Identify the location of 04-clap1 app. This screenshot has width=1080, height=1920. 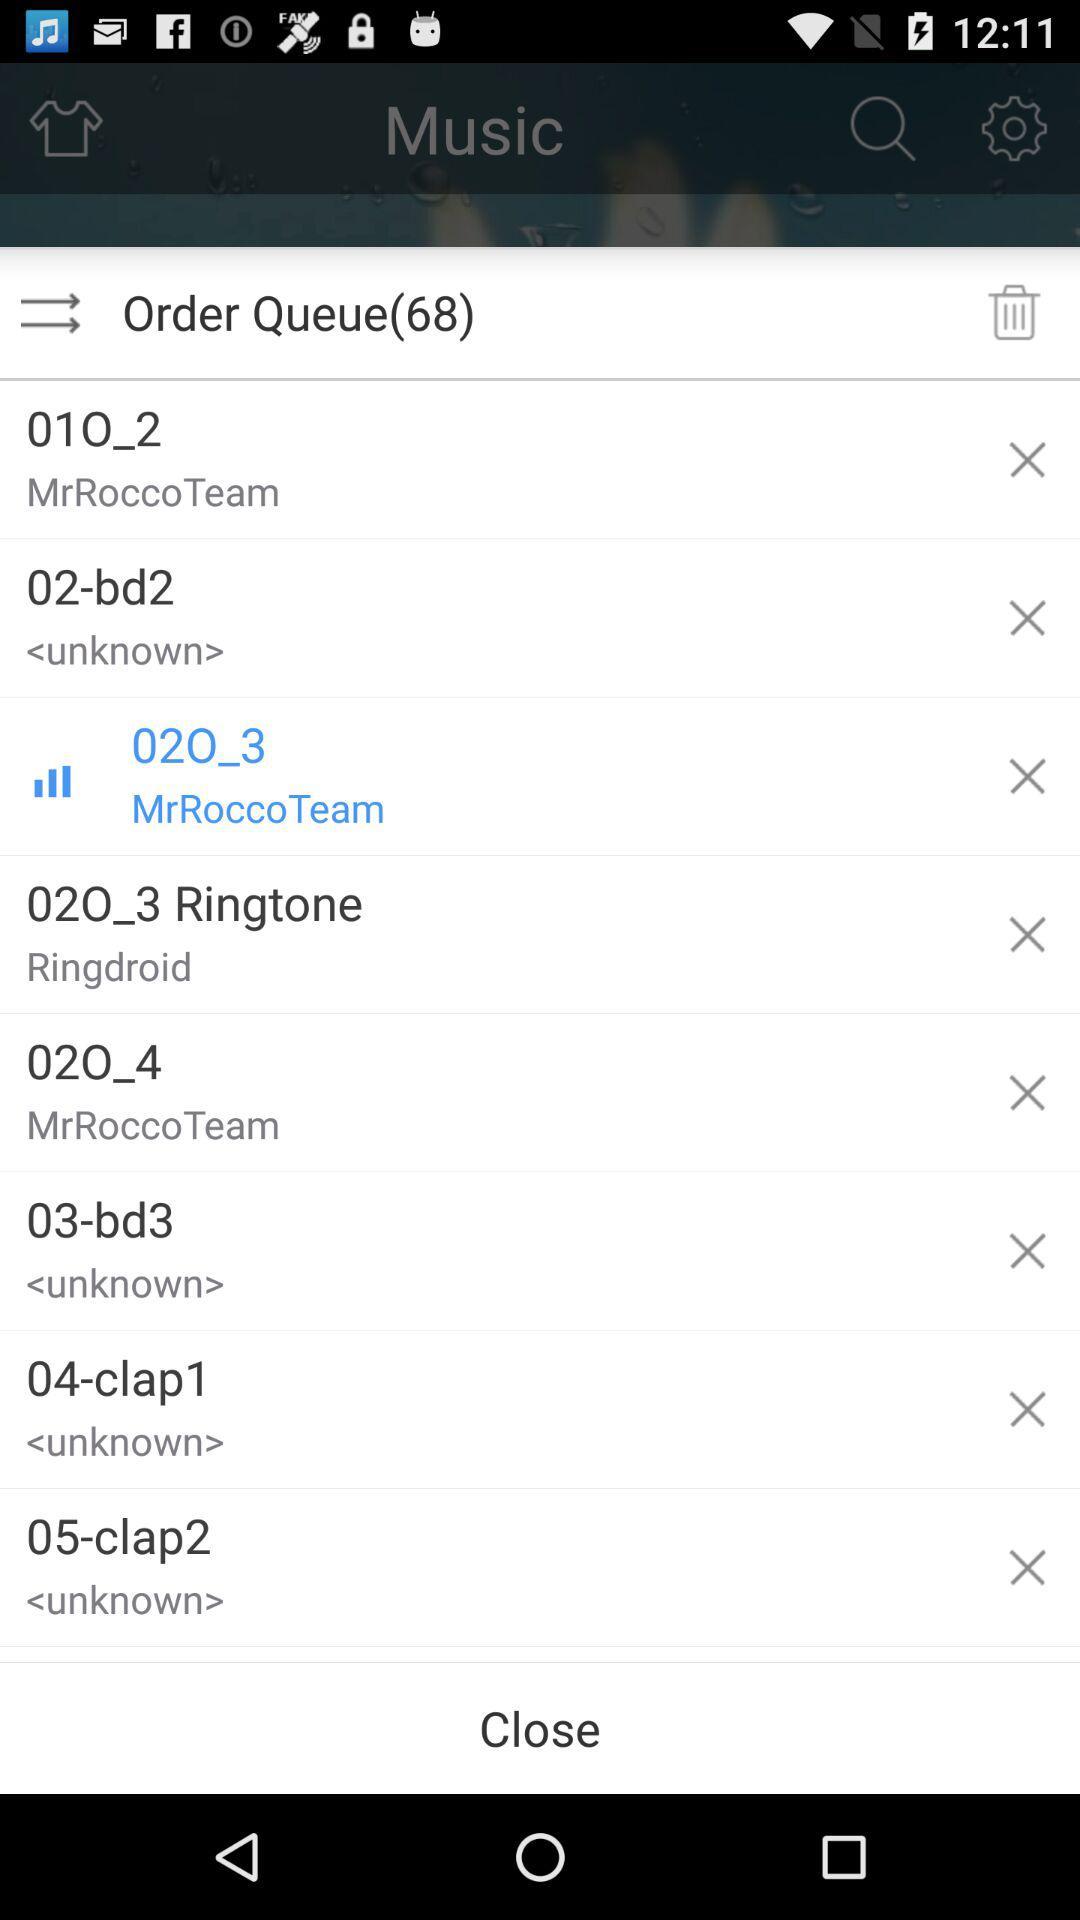
(487, 1368).